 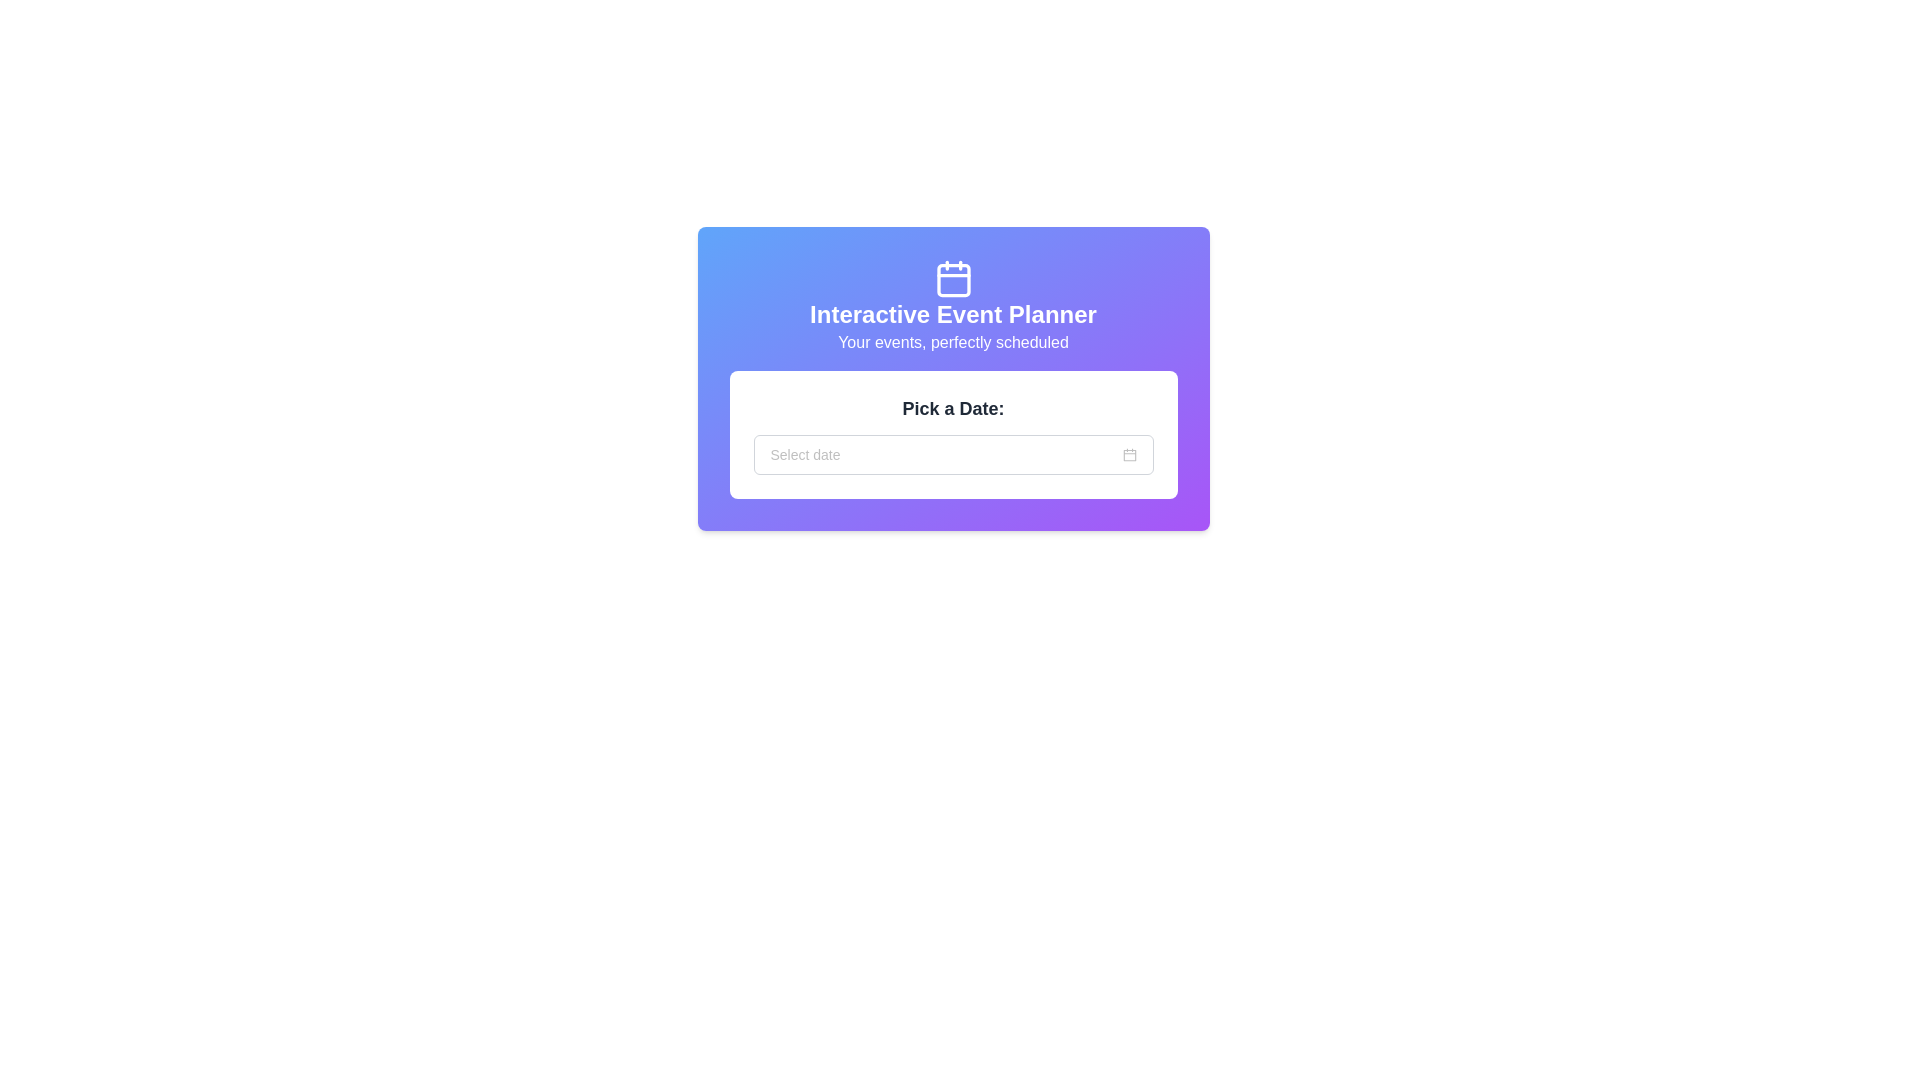 I want to click on the blue rounded rectangle within the calendar icon located at the top of the page, above the text 'Interactive Event Planner', so click(x=952, y=280).